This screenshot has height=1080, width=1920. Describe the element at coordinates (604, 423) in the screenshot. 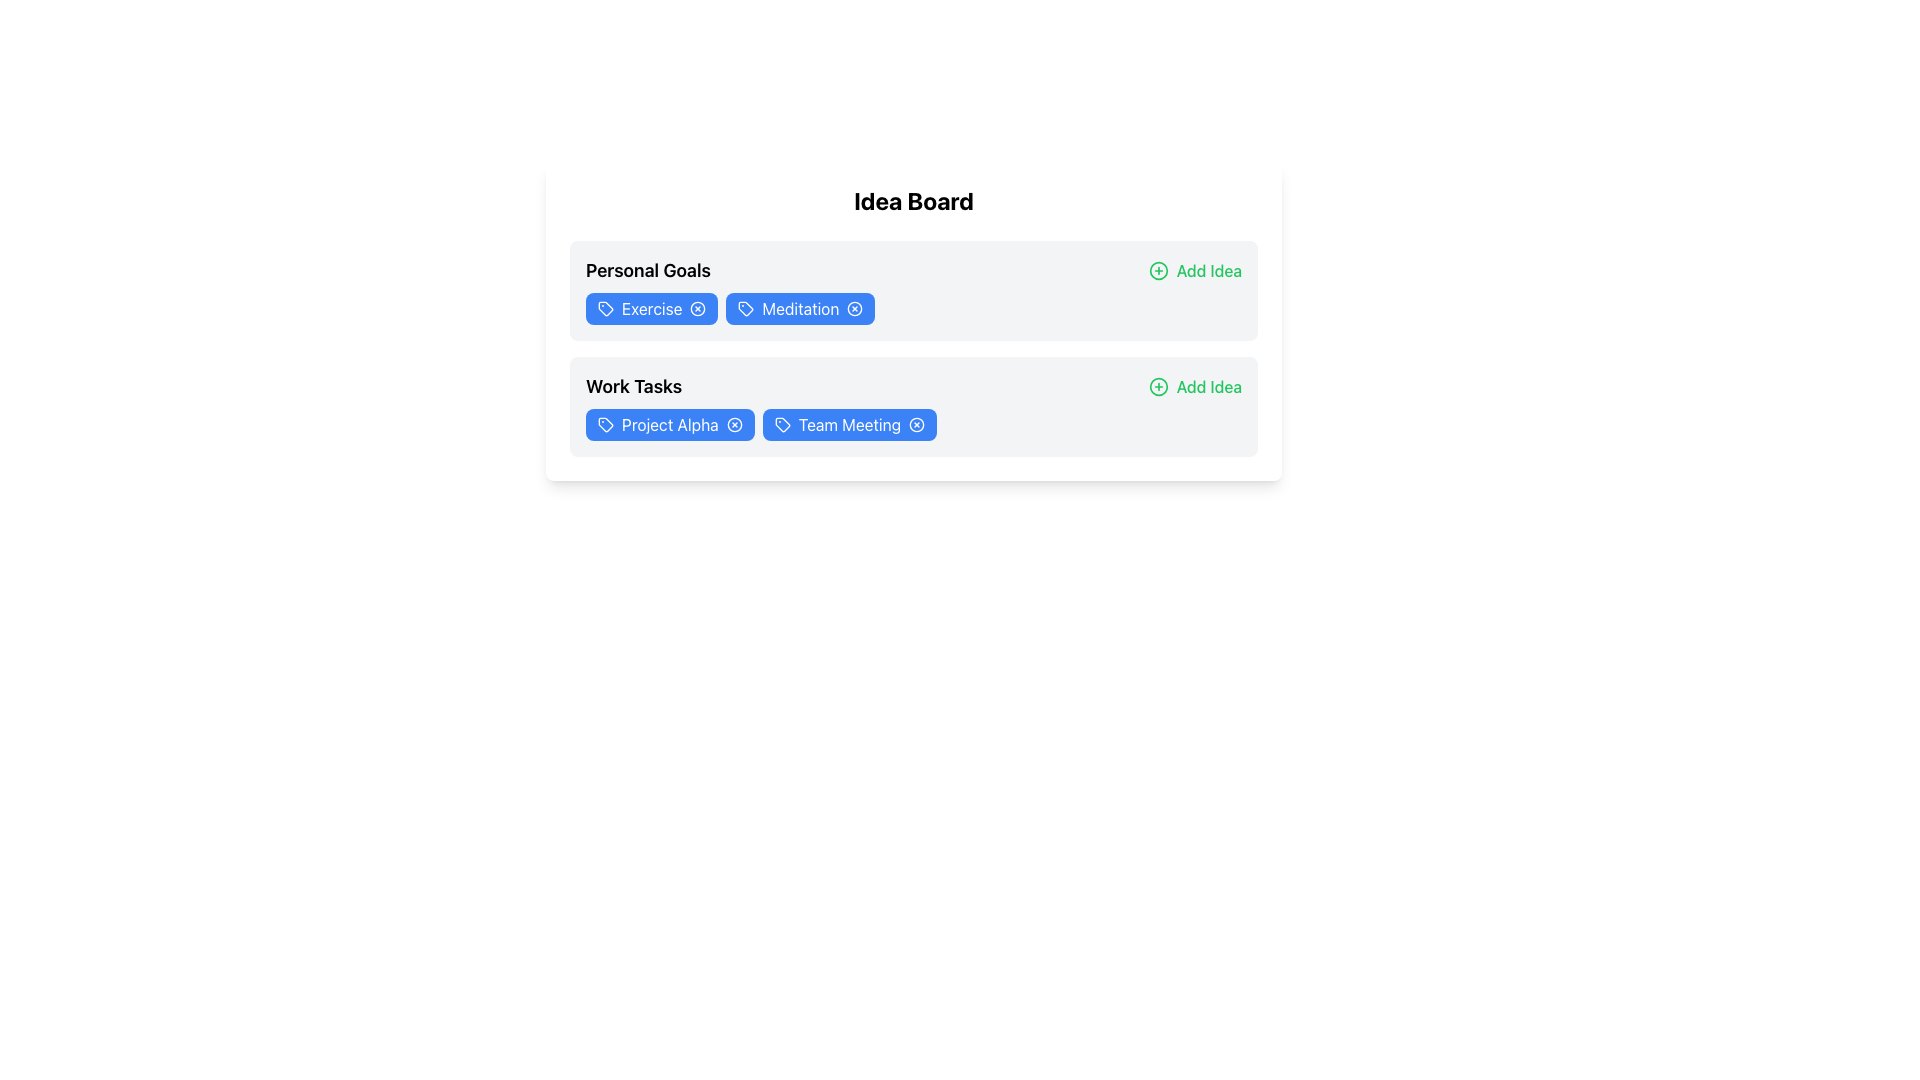

I see `the tag-shaped SVG icon element preceding the text 'Project Alpha' in the 'Work Tasks' section` at that location.